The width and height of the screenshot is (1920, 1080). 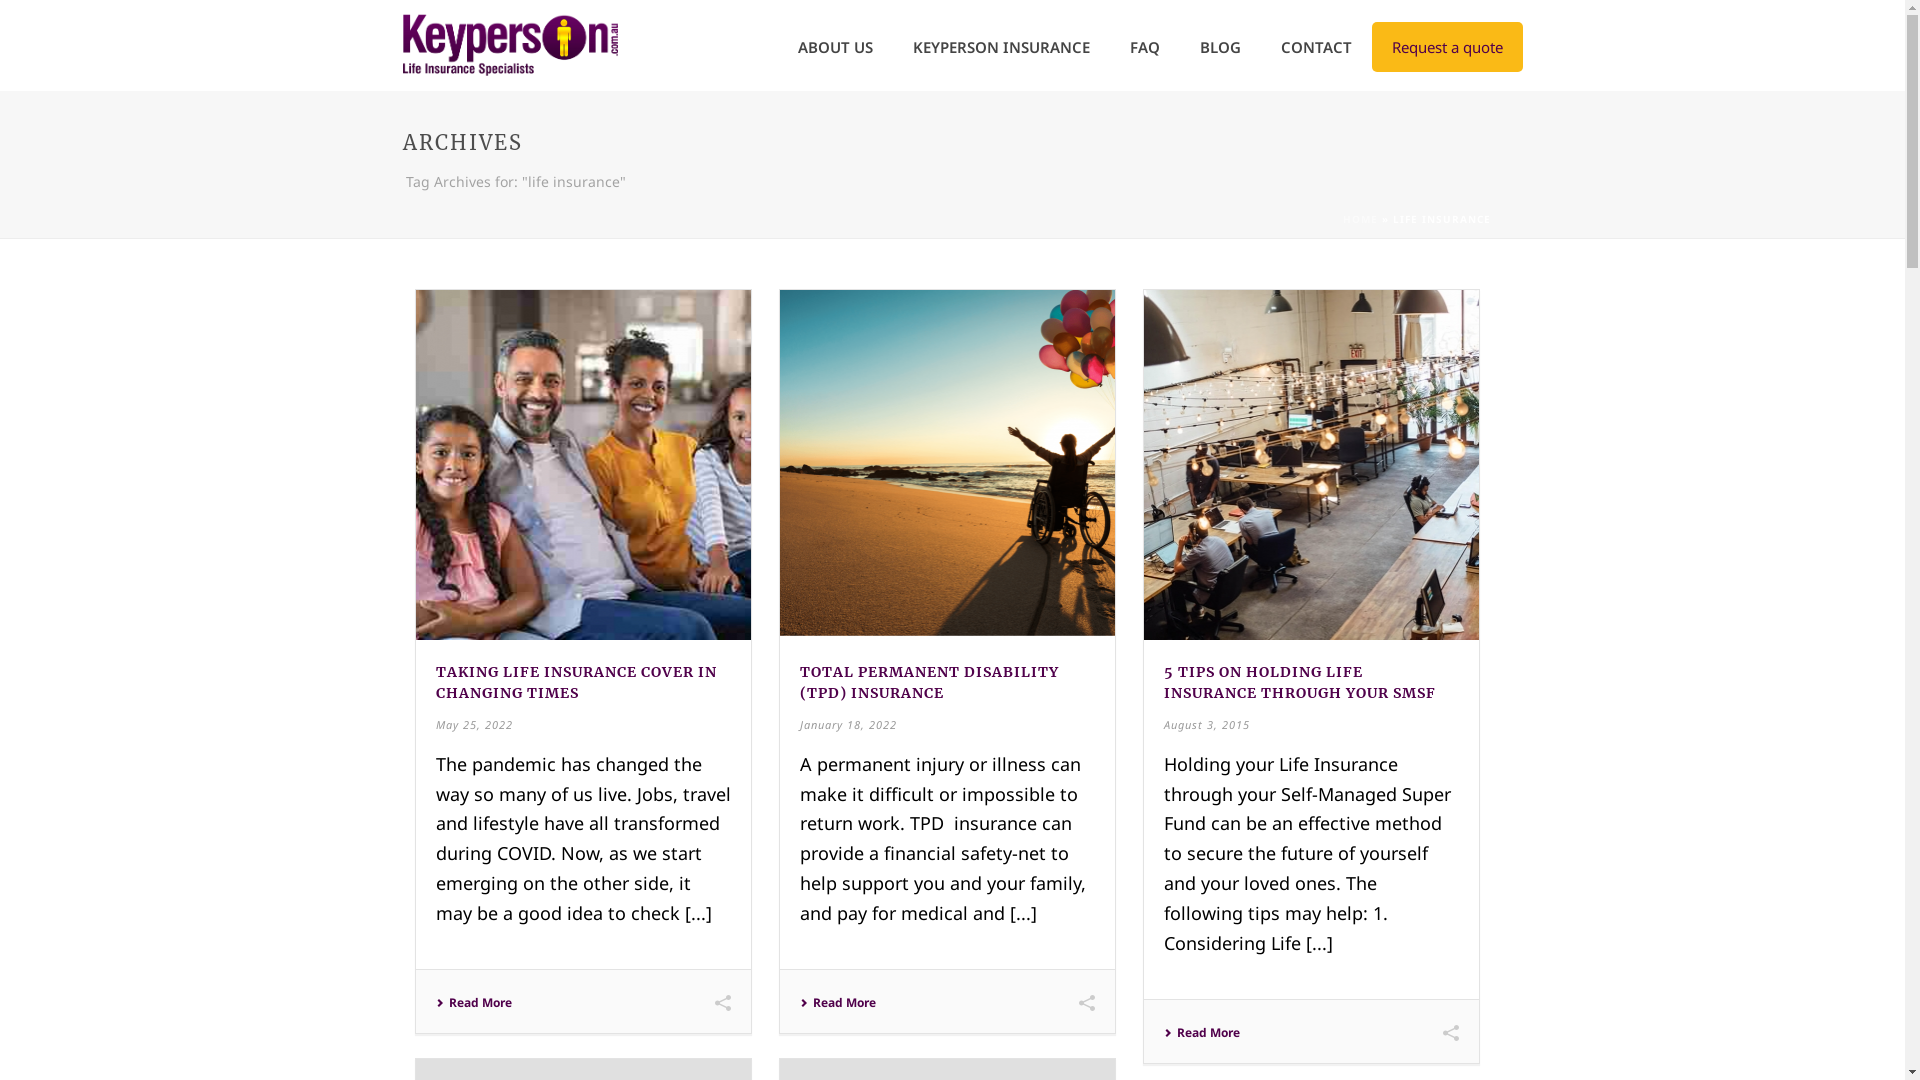 I want to click on 'CONTACT', so click(x=1315, y=45).